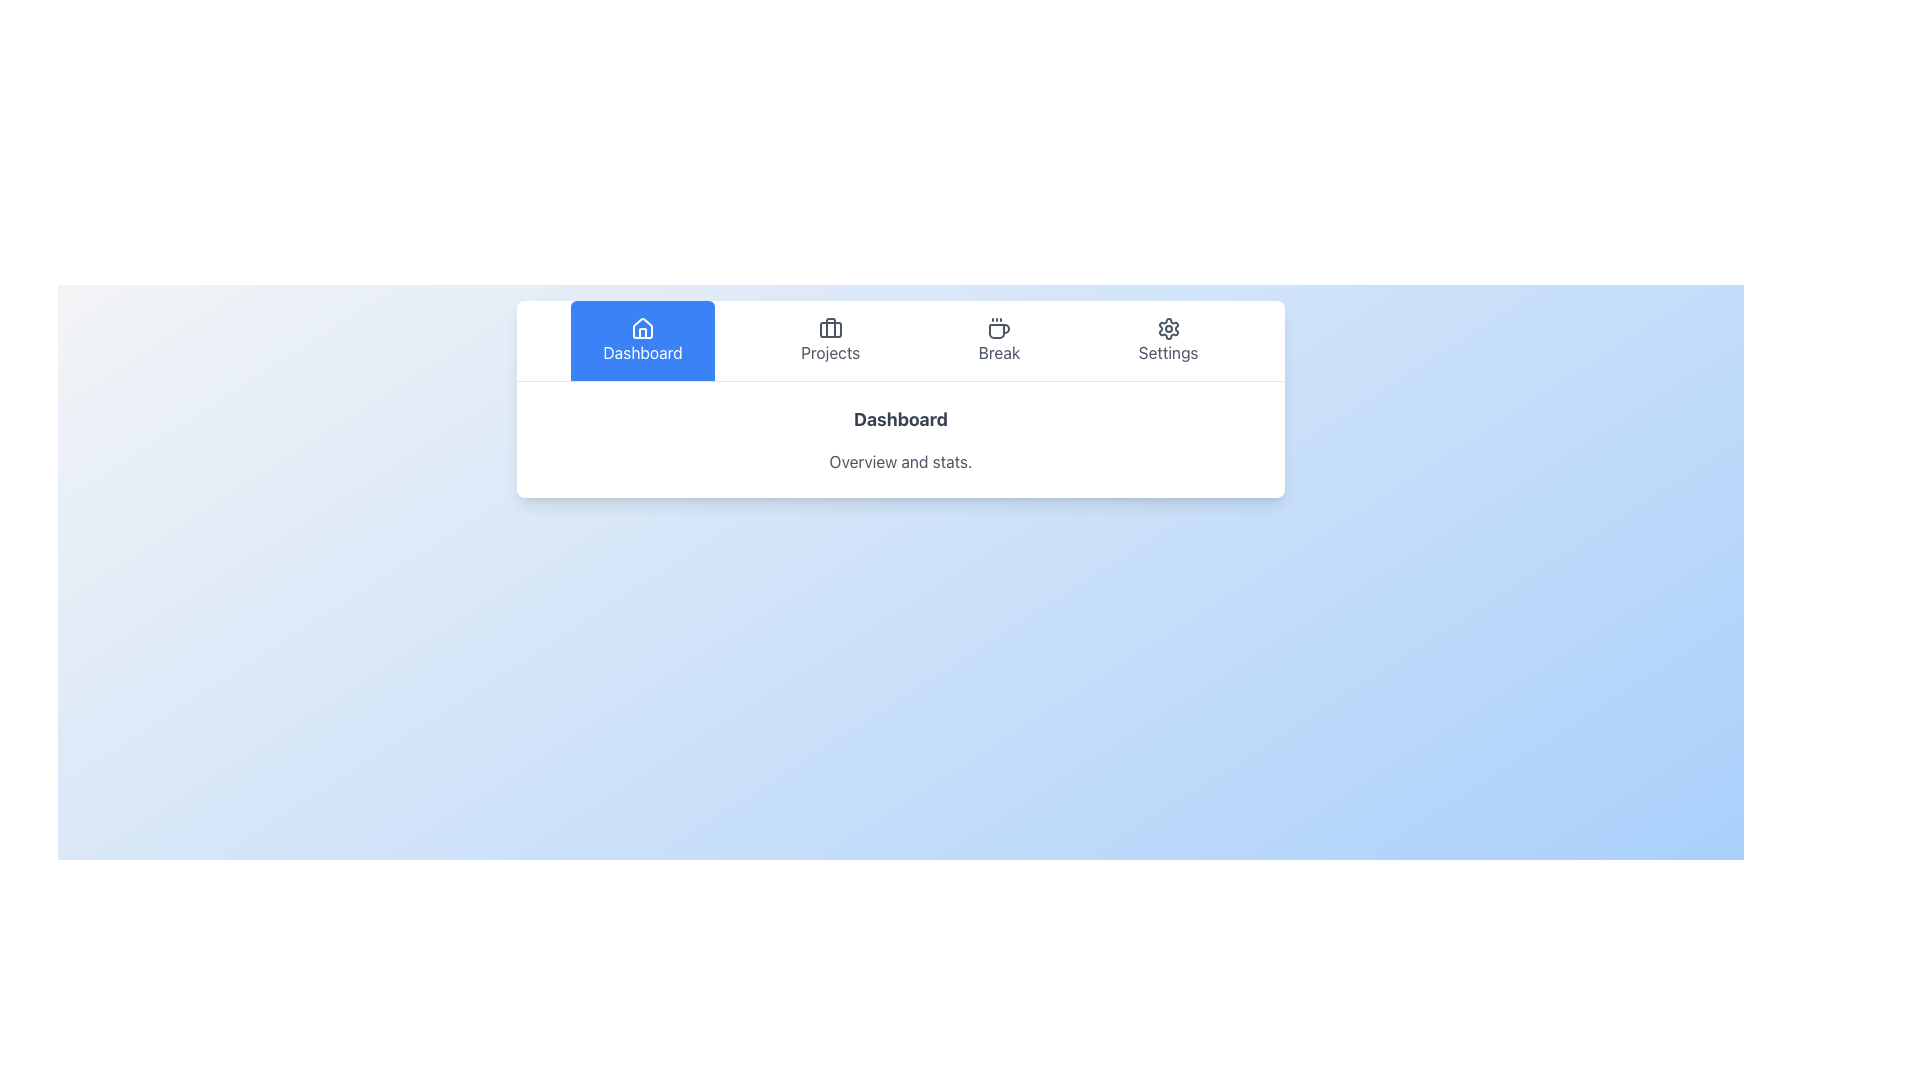 Image resolution: width=1920 pixels, height=1080 pixels. I want to click on the 'Settings' button located at the far right of the navigation menu, so click(1168, 339).